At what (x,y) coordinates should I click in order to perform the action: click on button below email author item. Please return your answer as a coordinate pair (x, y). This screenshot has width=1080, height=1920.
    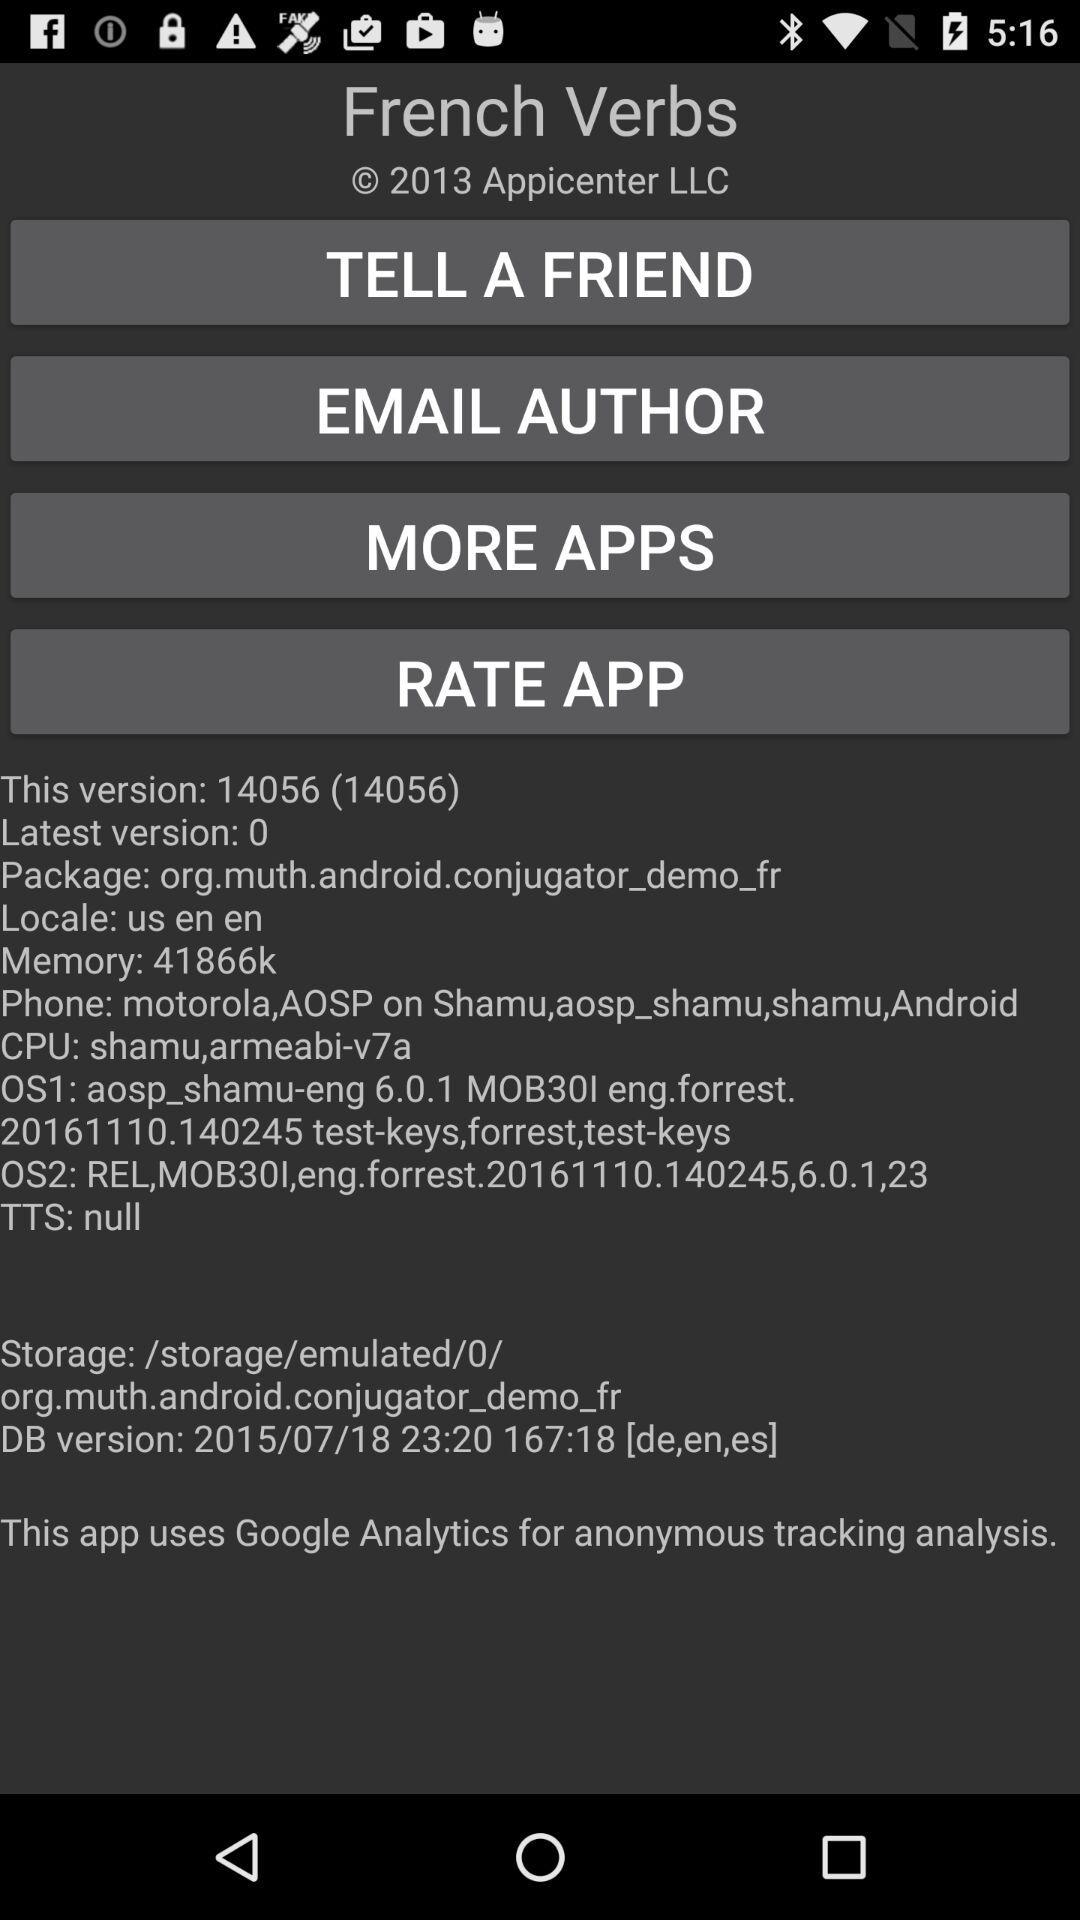
    Looking at the image, I should click on (540, 545).